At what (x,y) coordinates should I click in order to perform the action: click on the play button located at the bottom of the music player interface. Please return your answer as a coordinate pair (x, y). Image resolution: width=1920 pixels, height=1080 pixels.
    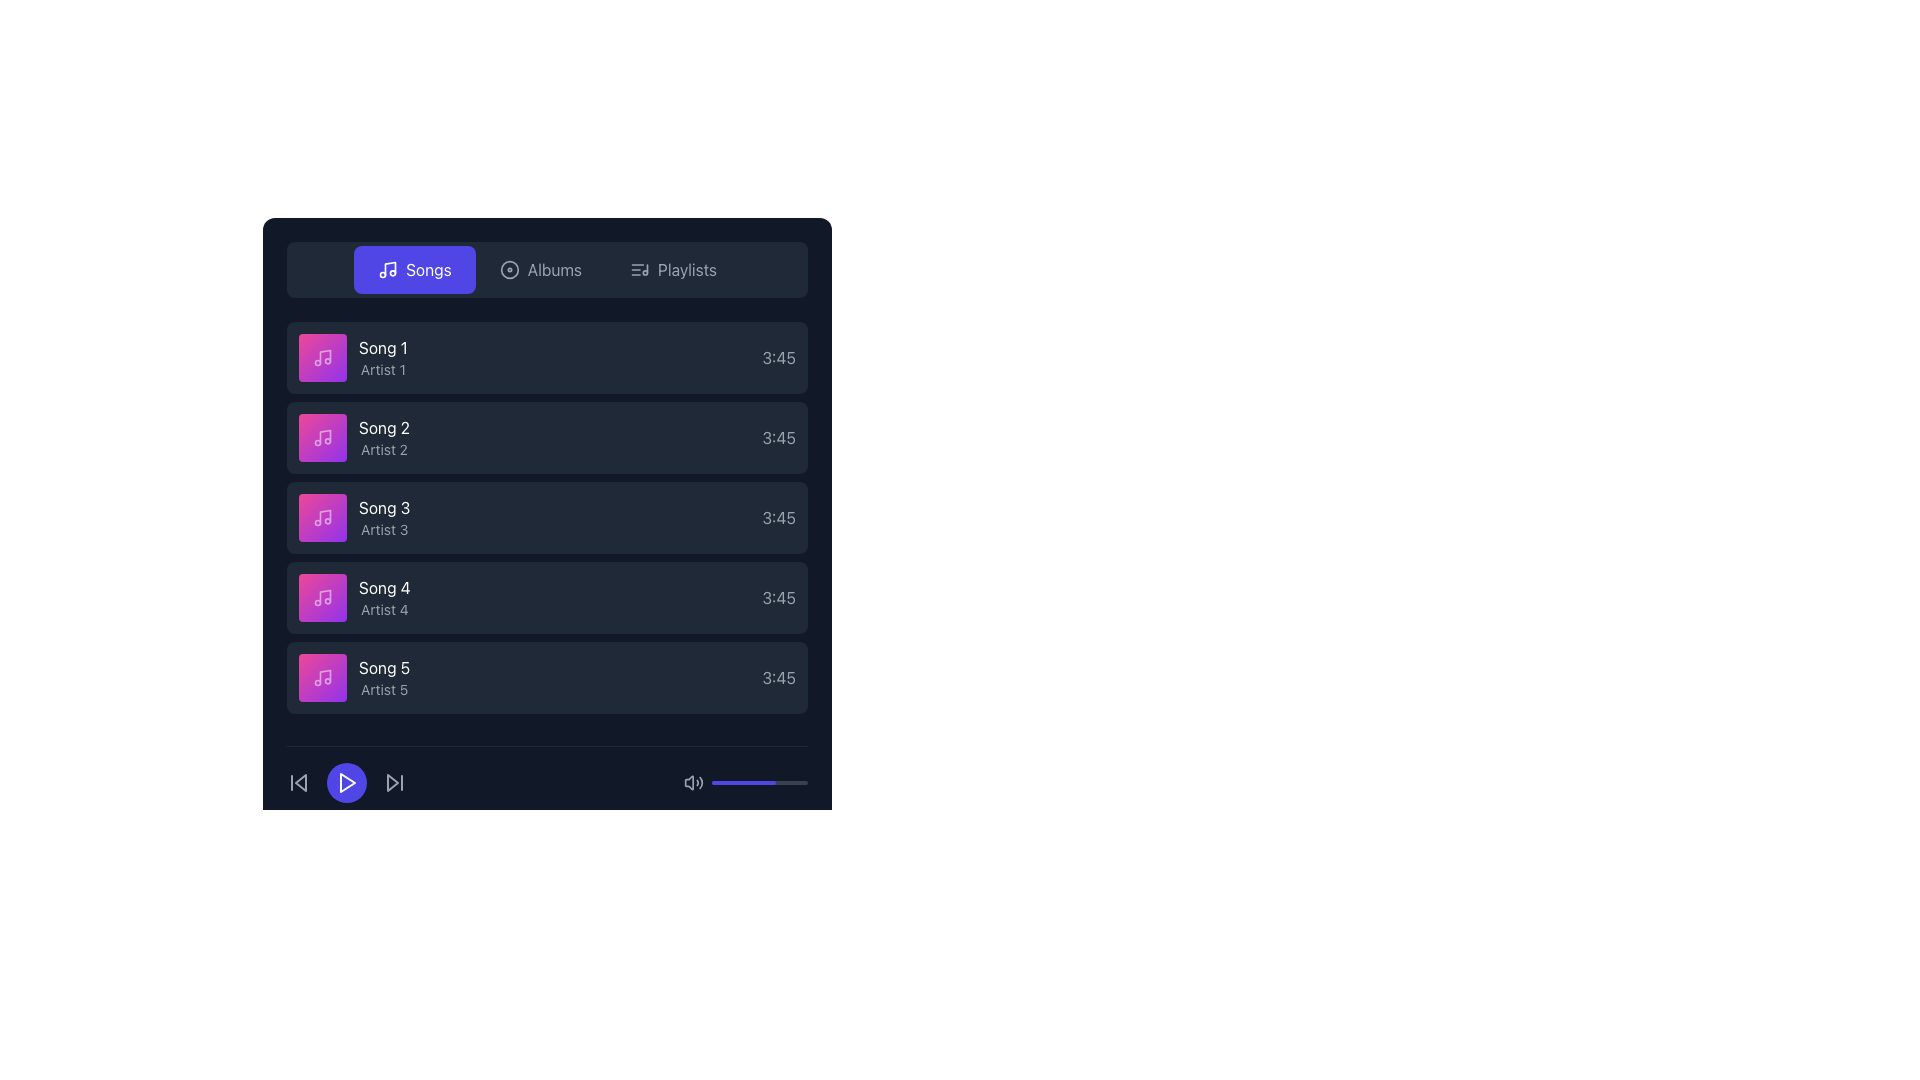
    Looking at the image, I should click on (346, 782).